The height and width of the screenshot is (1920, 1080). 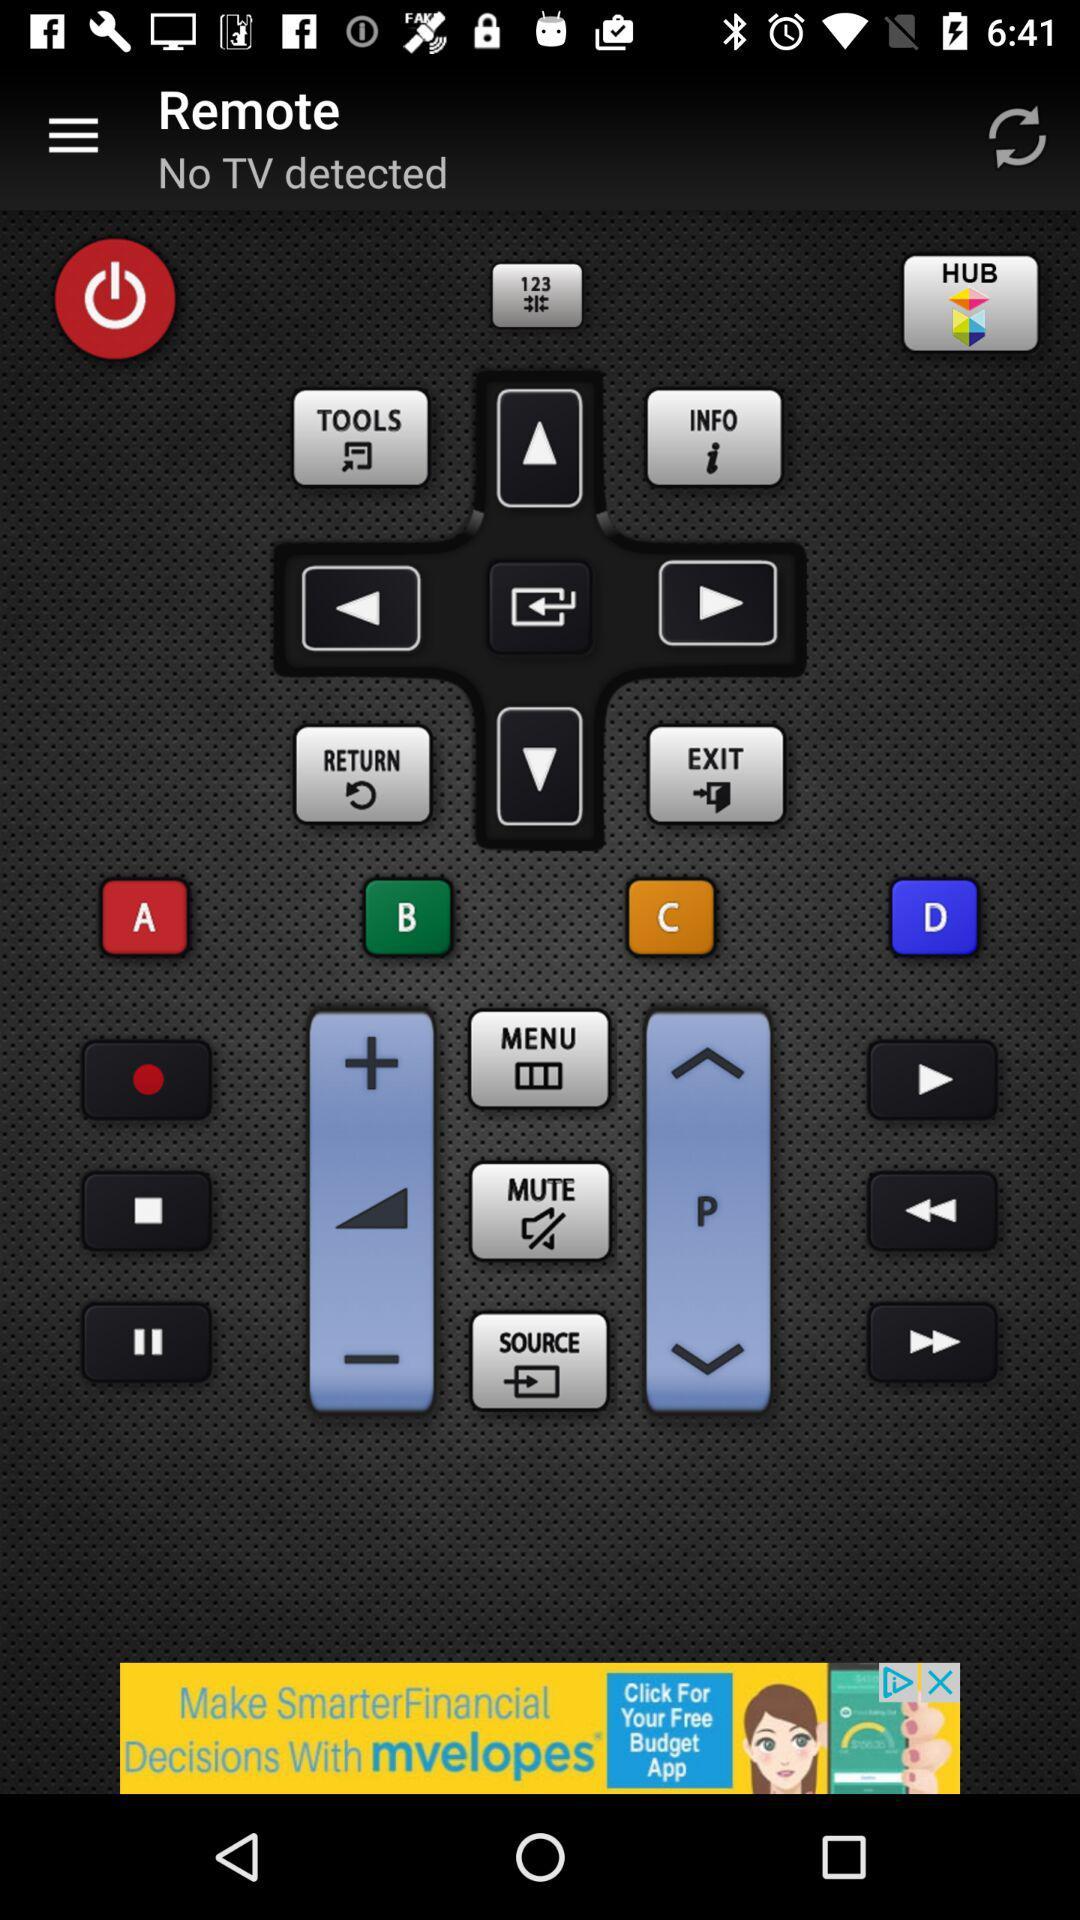 I want to click on return back, so click(x=363, y=774).